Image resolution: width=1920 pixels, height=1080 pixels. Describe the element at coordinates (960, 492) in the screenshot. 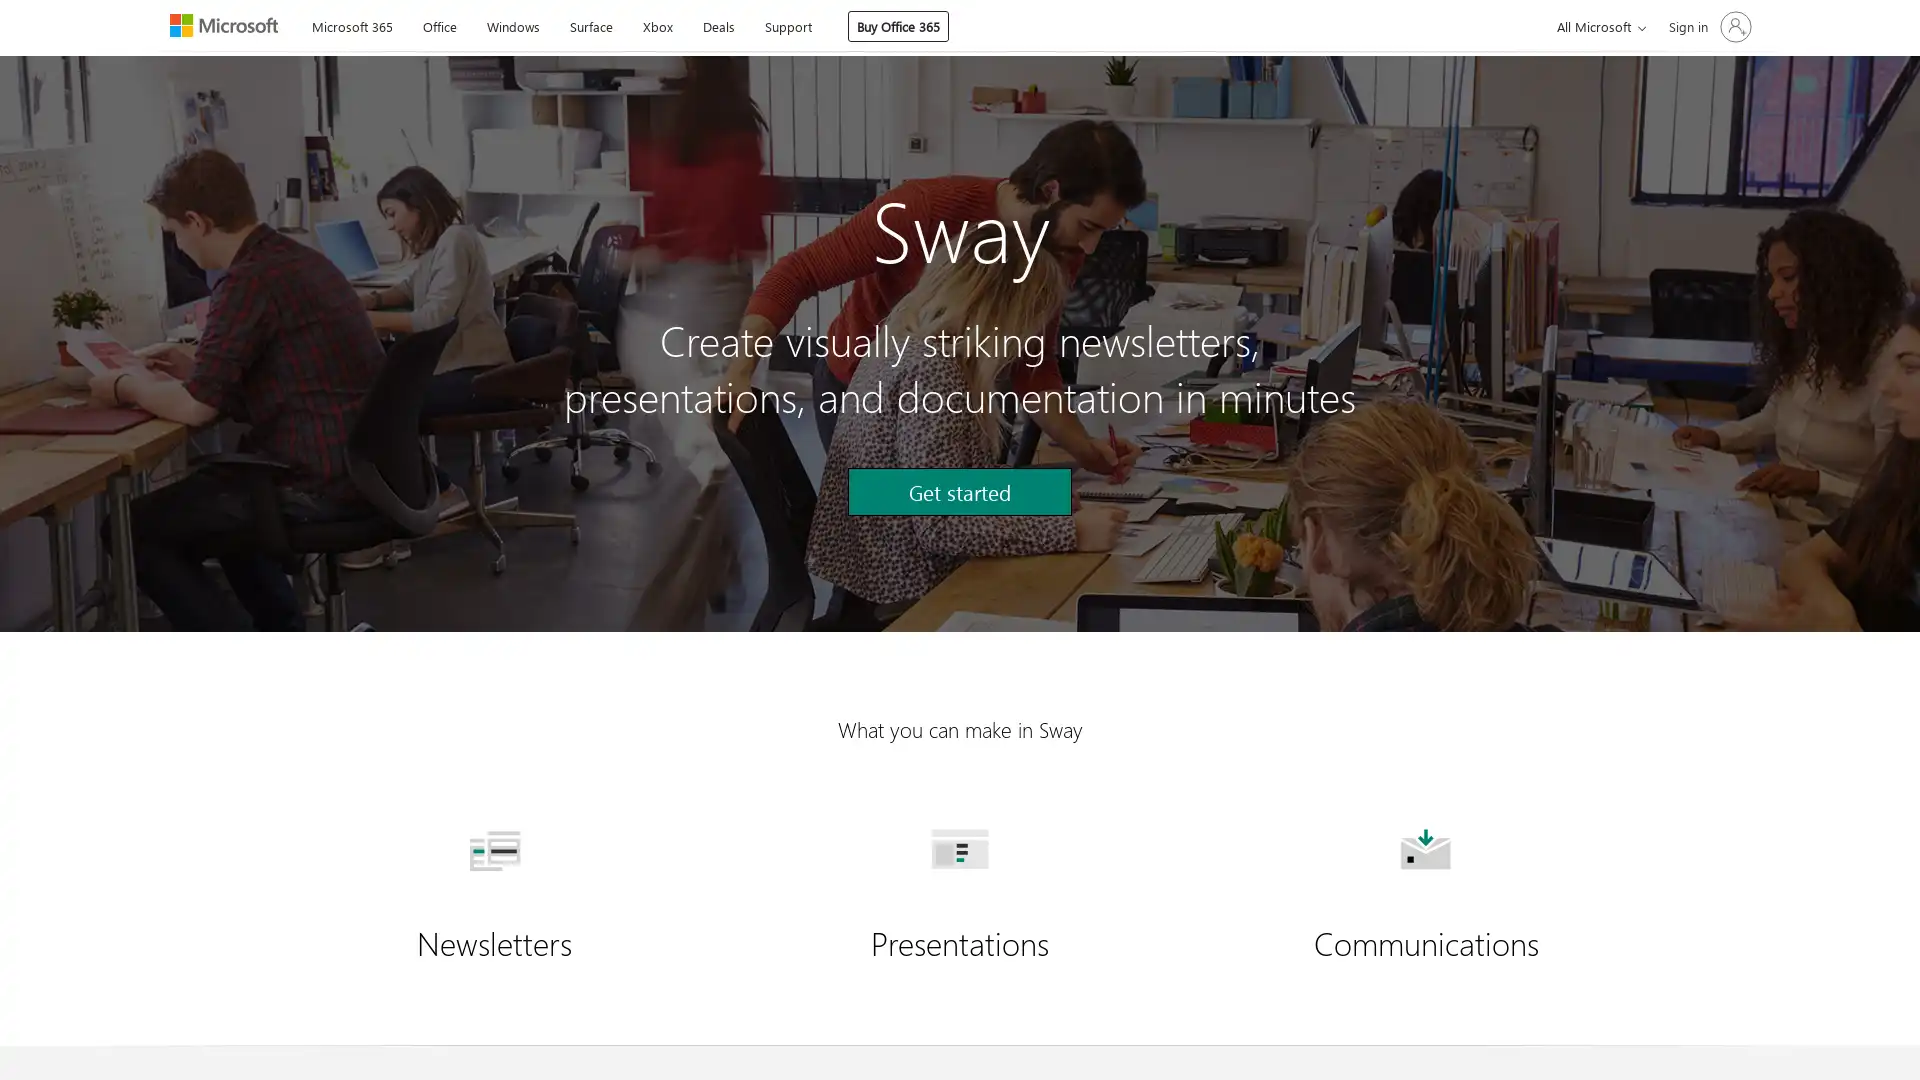

I see `Get started` at that location.